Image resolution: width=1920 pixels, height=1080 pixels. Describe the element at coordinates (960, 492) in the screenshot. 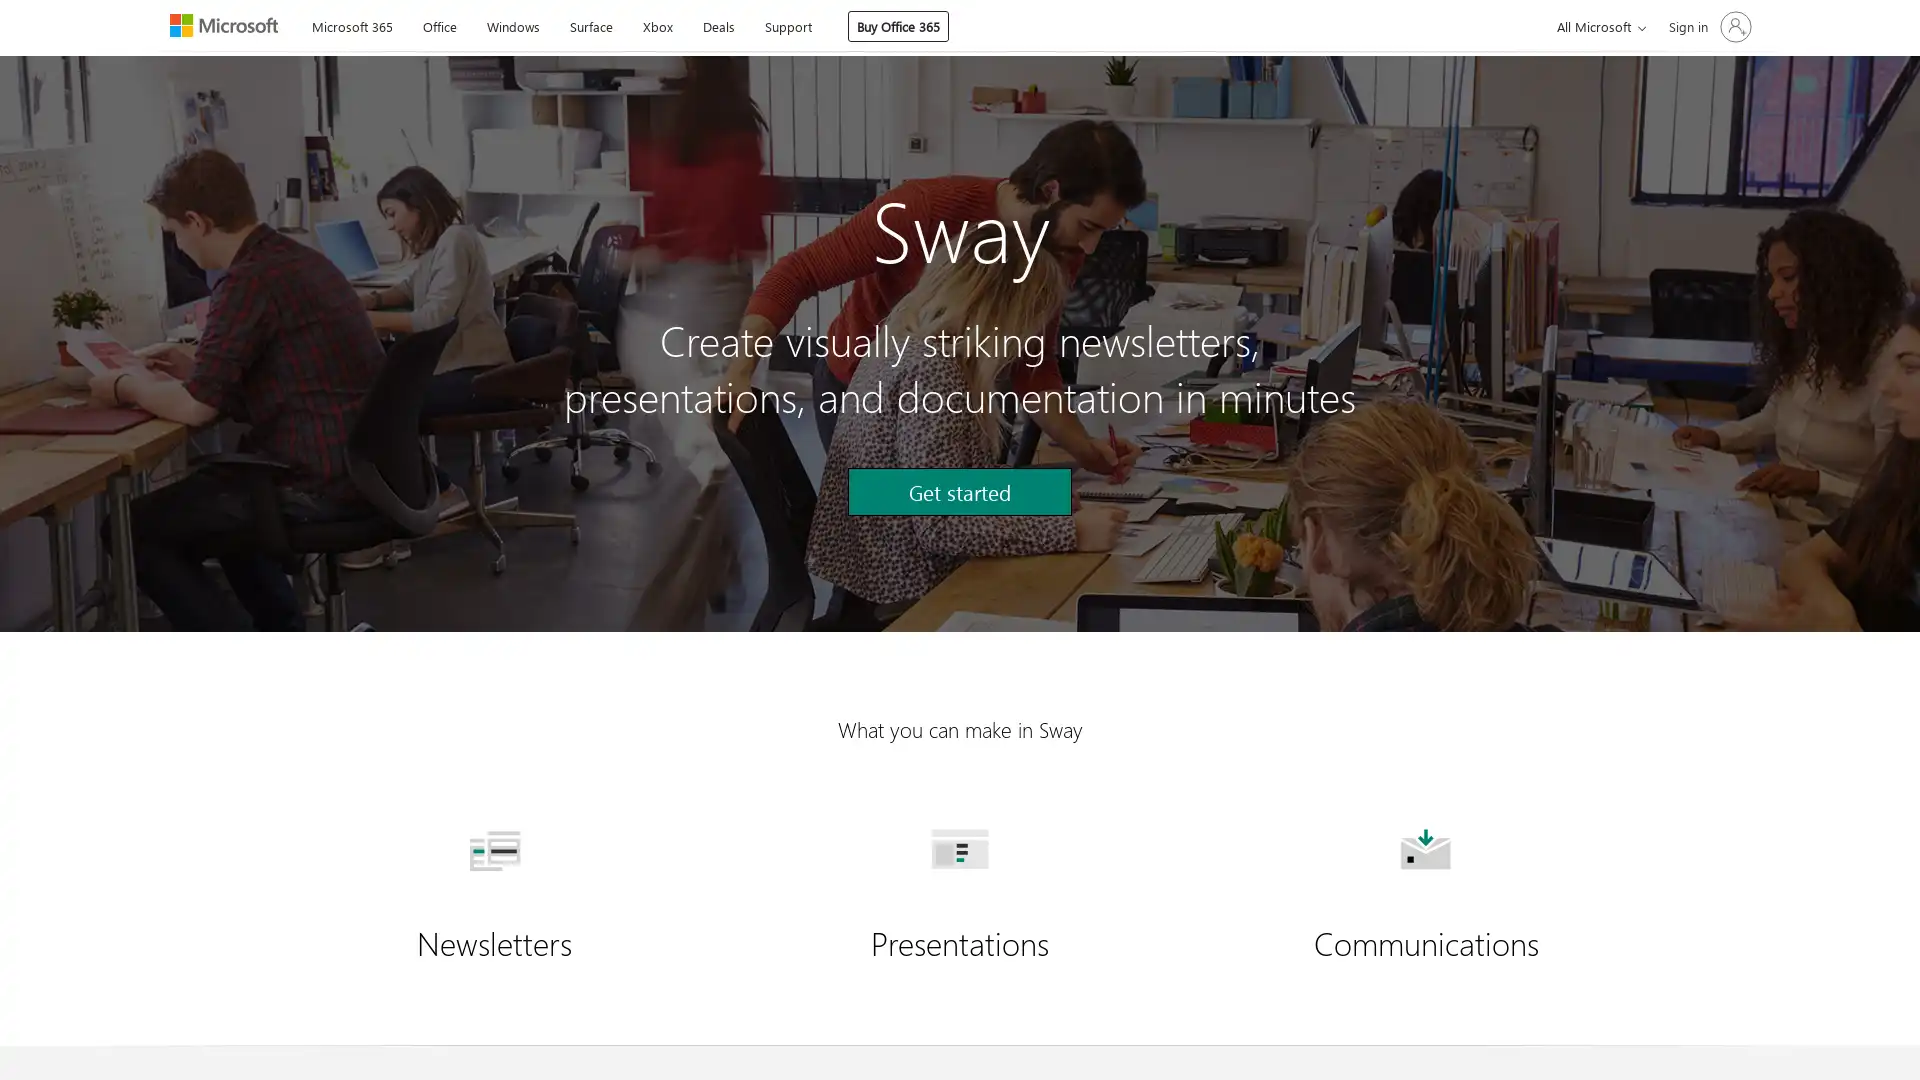

I see `Get started` at that location.